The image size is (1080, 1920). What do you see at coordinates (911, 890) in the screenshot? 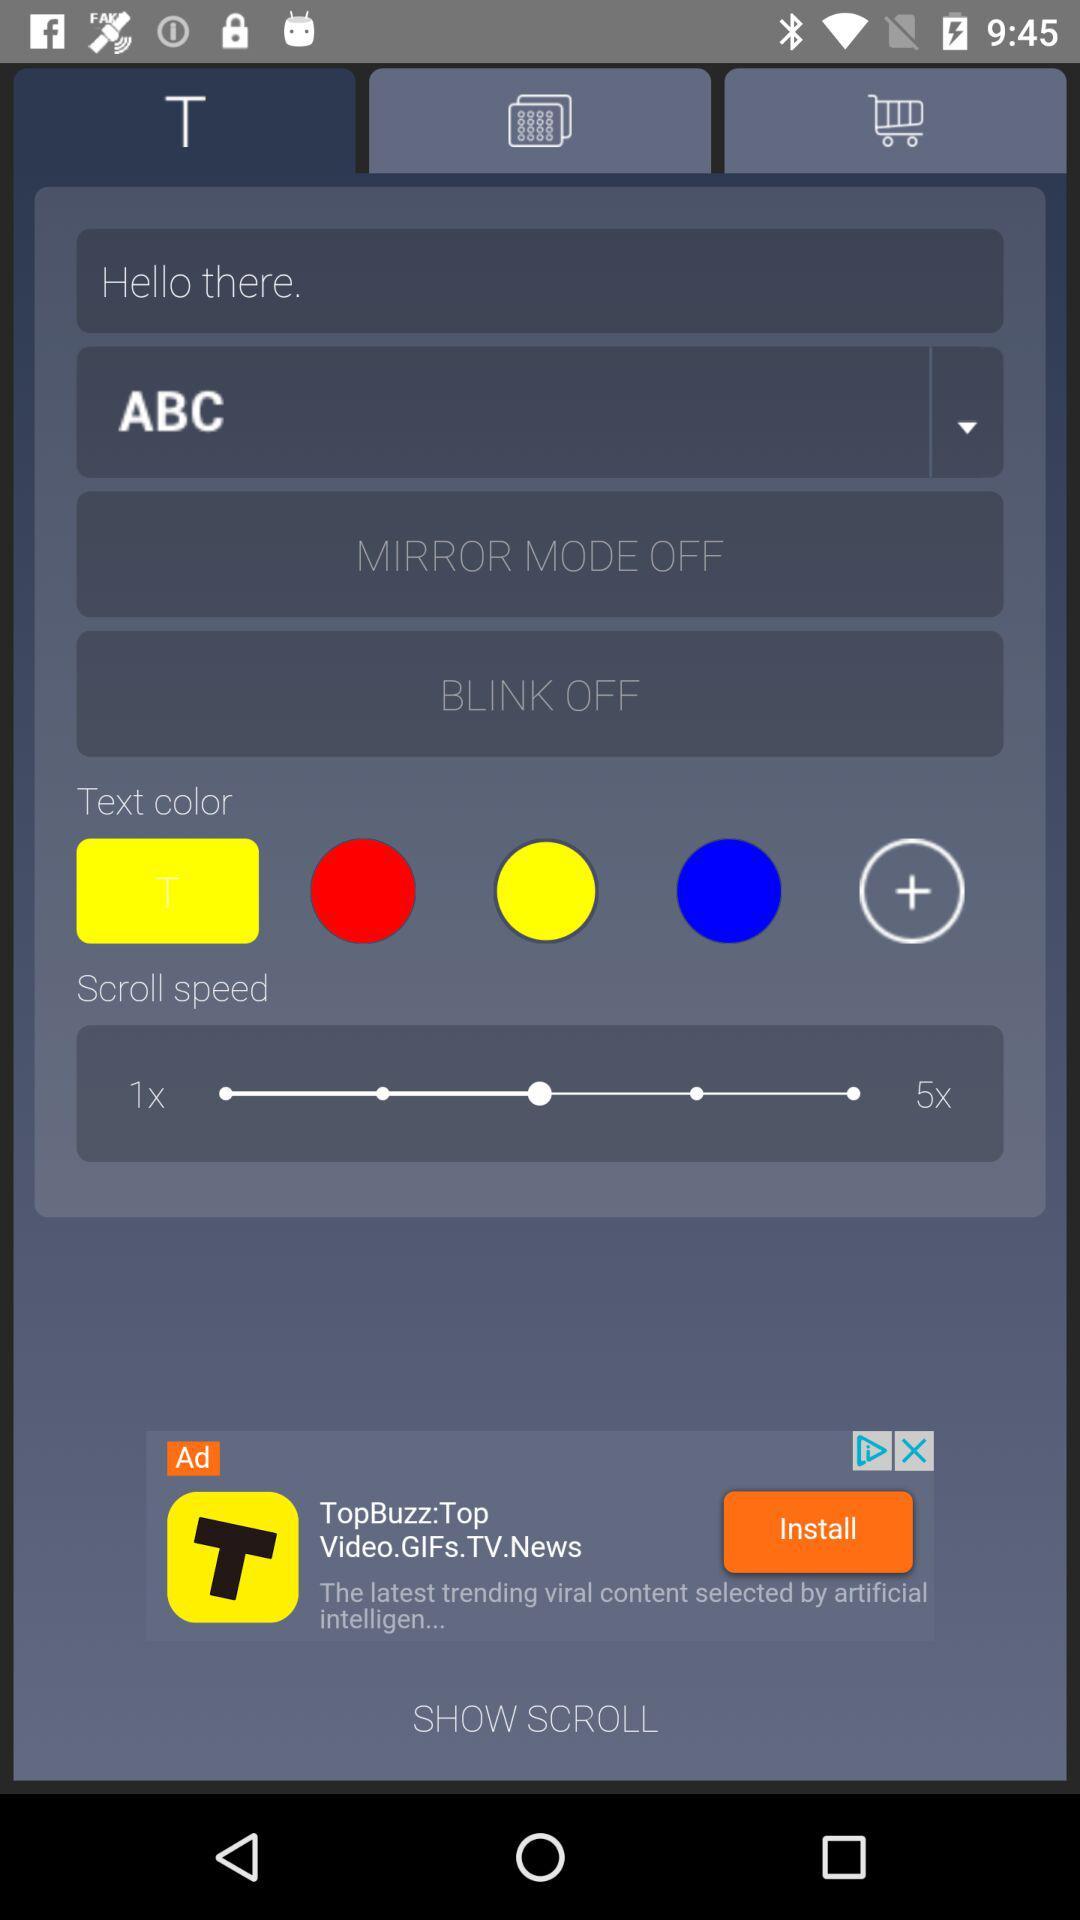
I see `add text color` at bounding box center [911, 890].